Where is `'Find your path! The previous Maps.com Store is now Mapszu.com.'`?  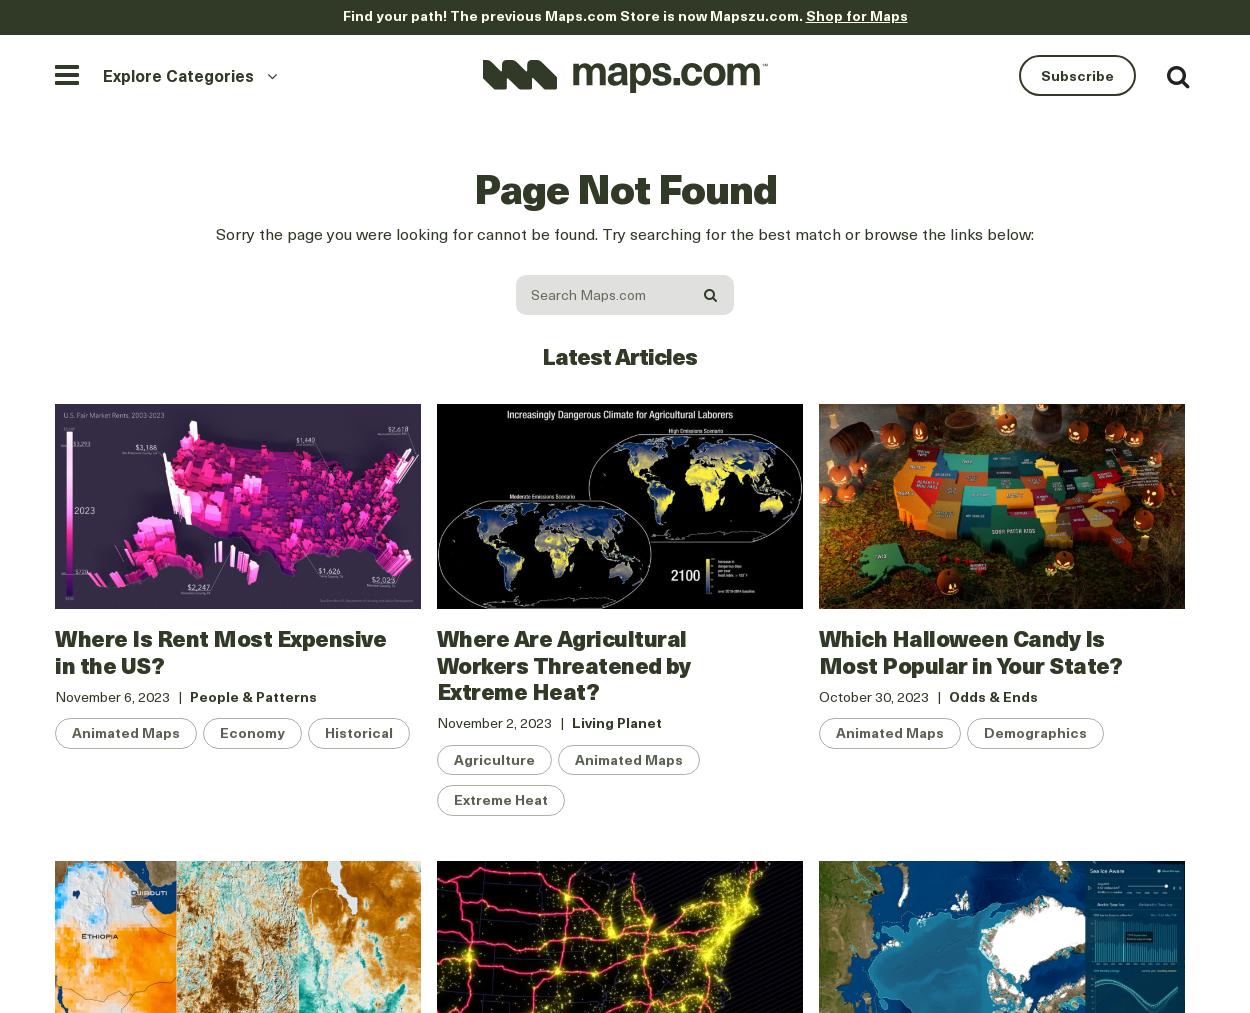
'Find your path! The previous Maps.com Store is now Mapszu.com.' is located at coordinates (572, 14).